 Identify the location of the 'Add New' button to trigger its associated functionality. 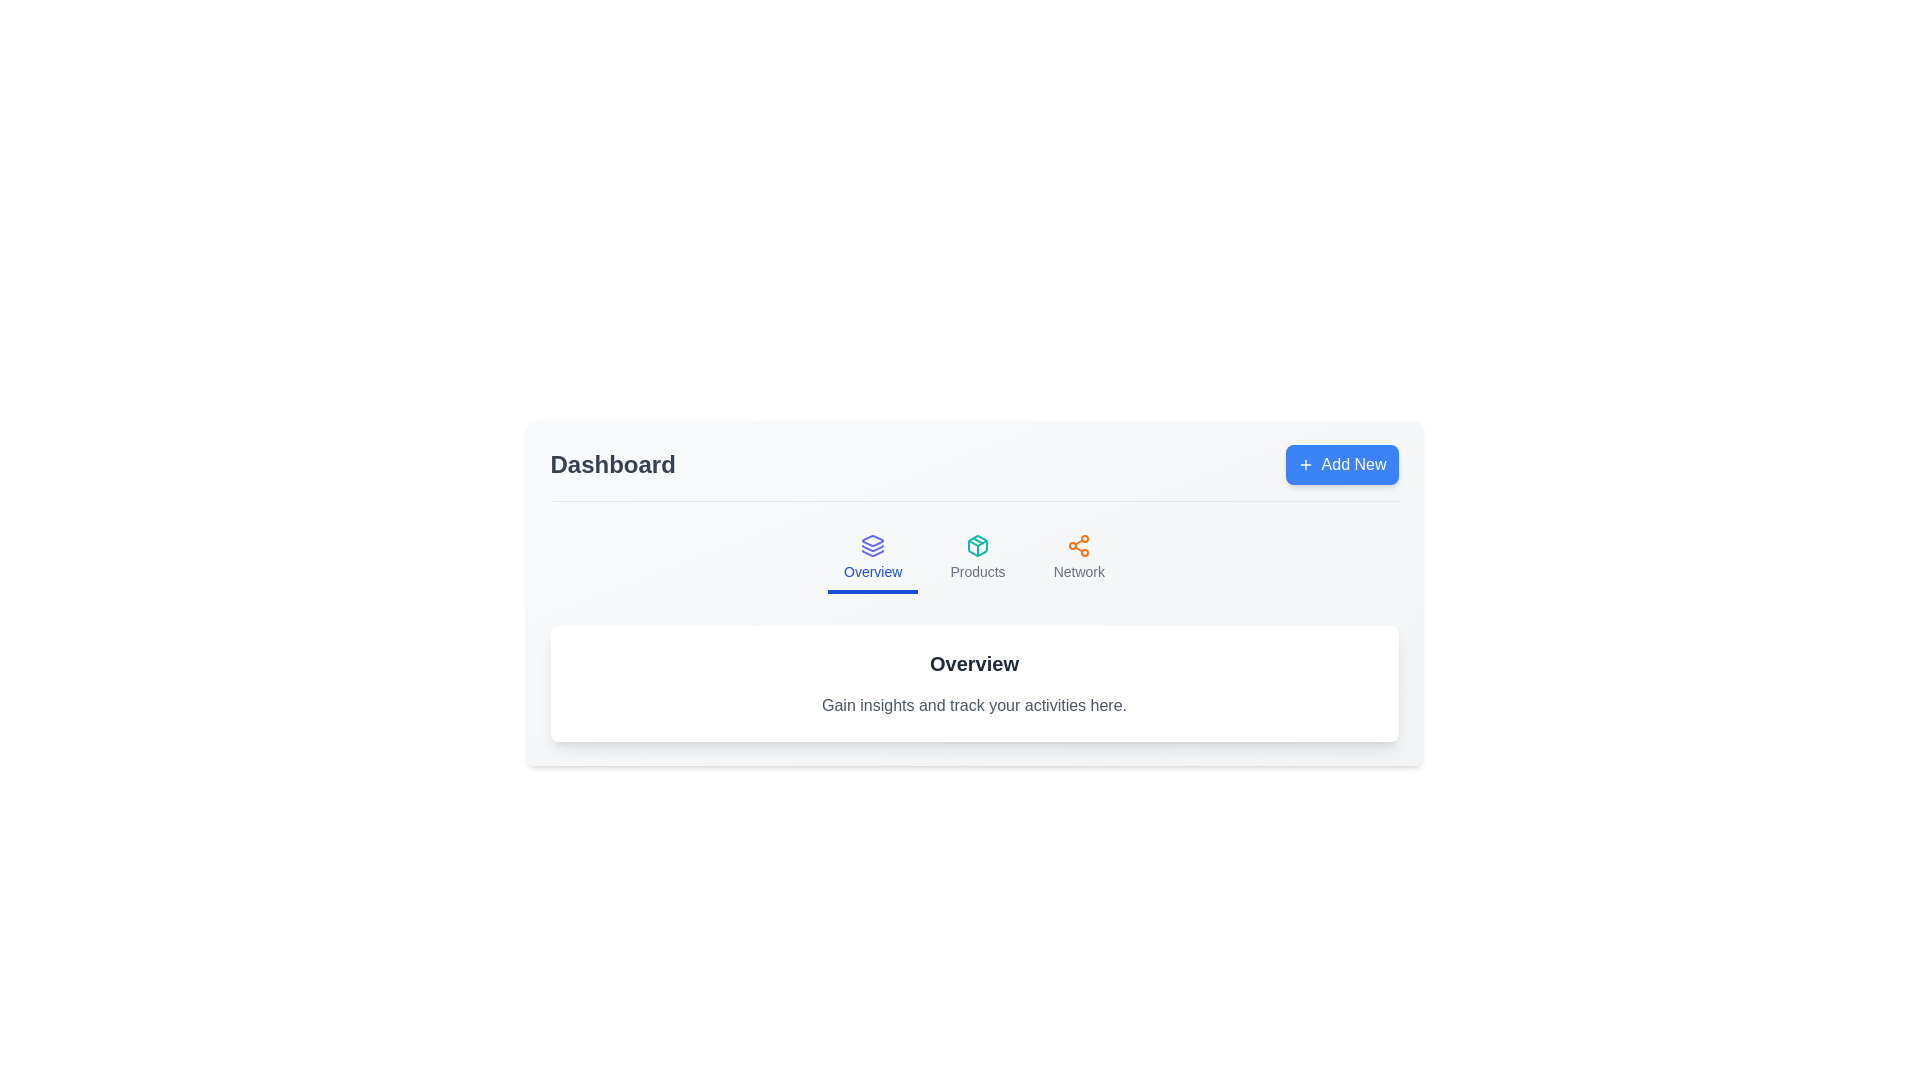
(1342, 465).